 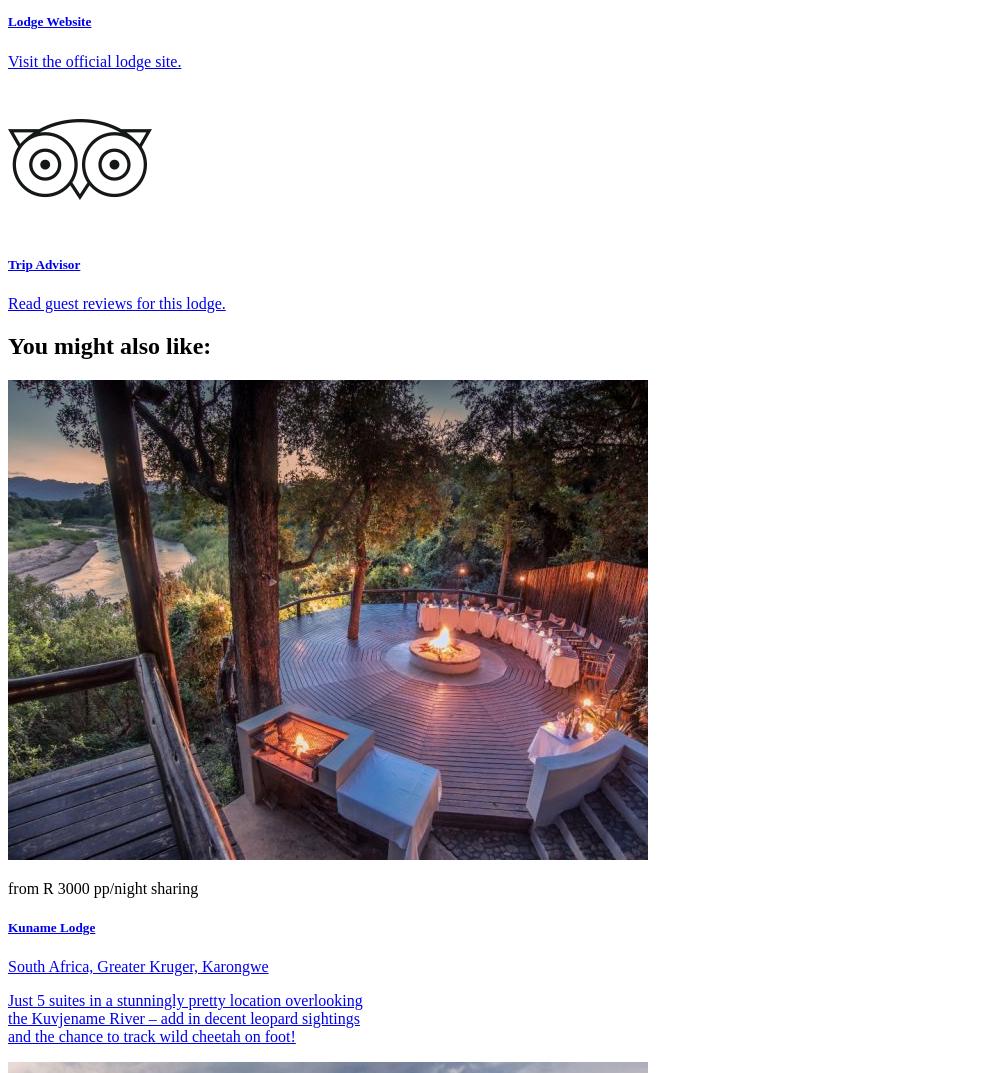 What do you see at coordinates (109, 344) in the screenshot?
I see `'You might also like:'` at bounding box center [109, 344].